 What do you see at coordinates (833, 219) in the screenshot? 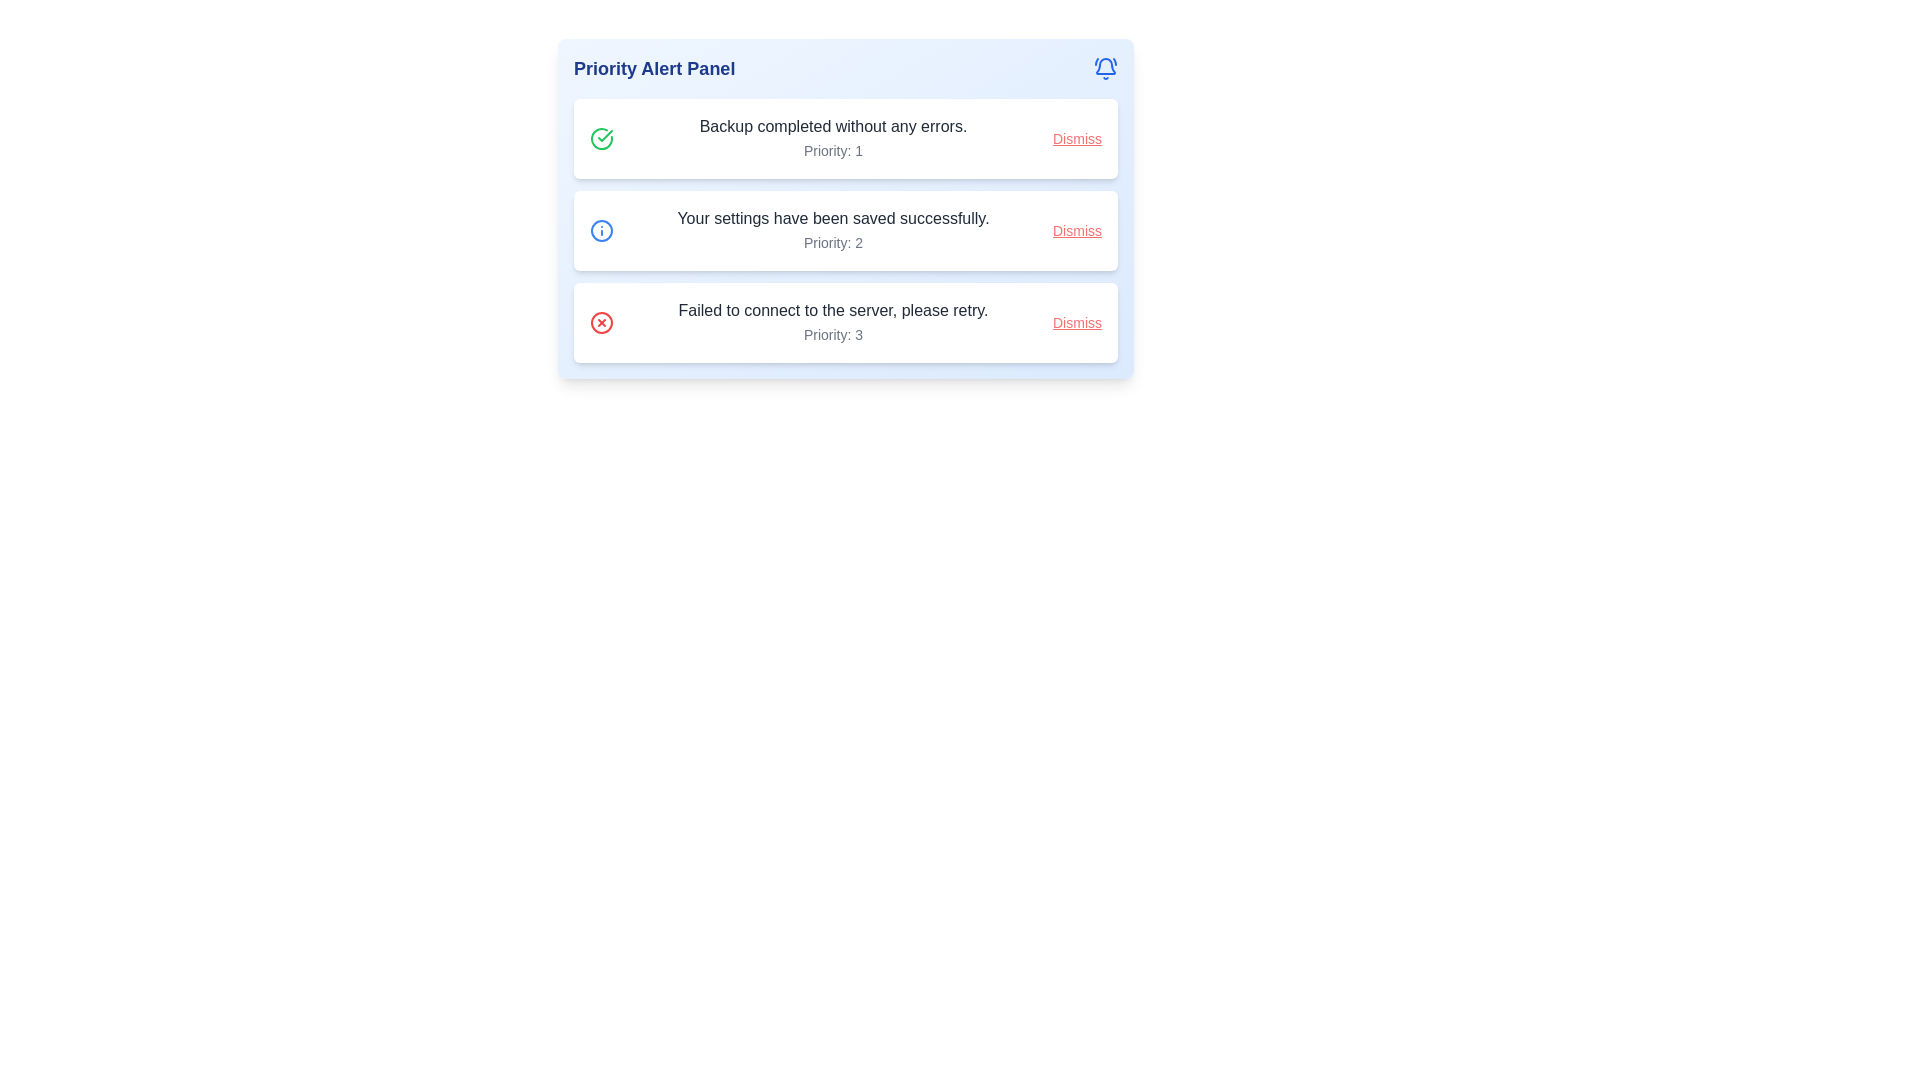
I see `informational text confirming that the settings have been successfully saved, which is the second alert message in the alert panel` at bounding box center [833, 219].